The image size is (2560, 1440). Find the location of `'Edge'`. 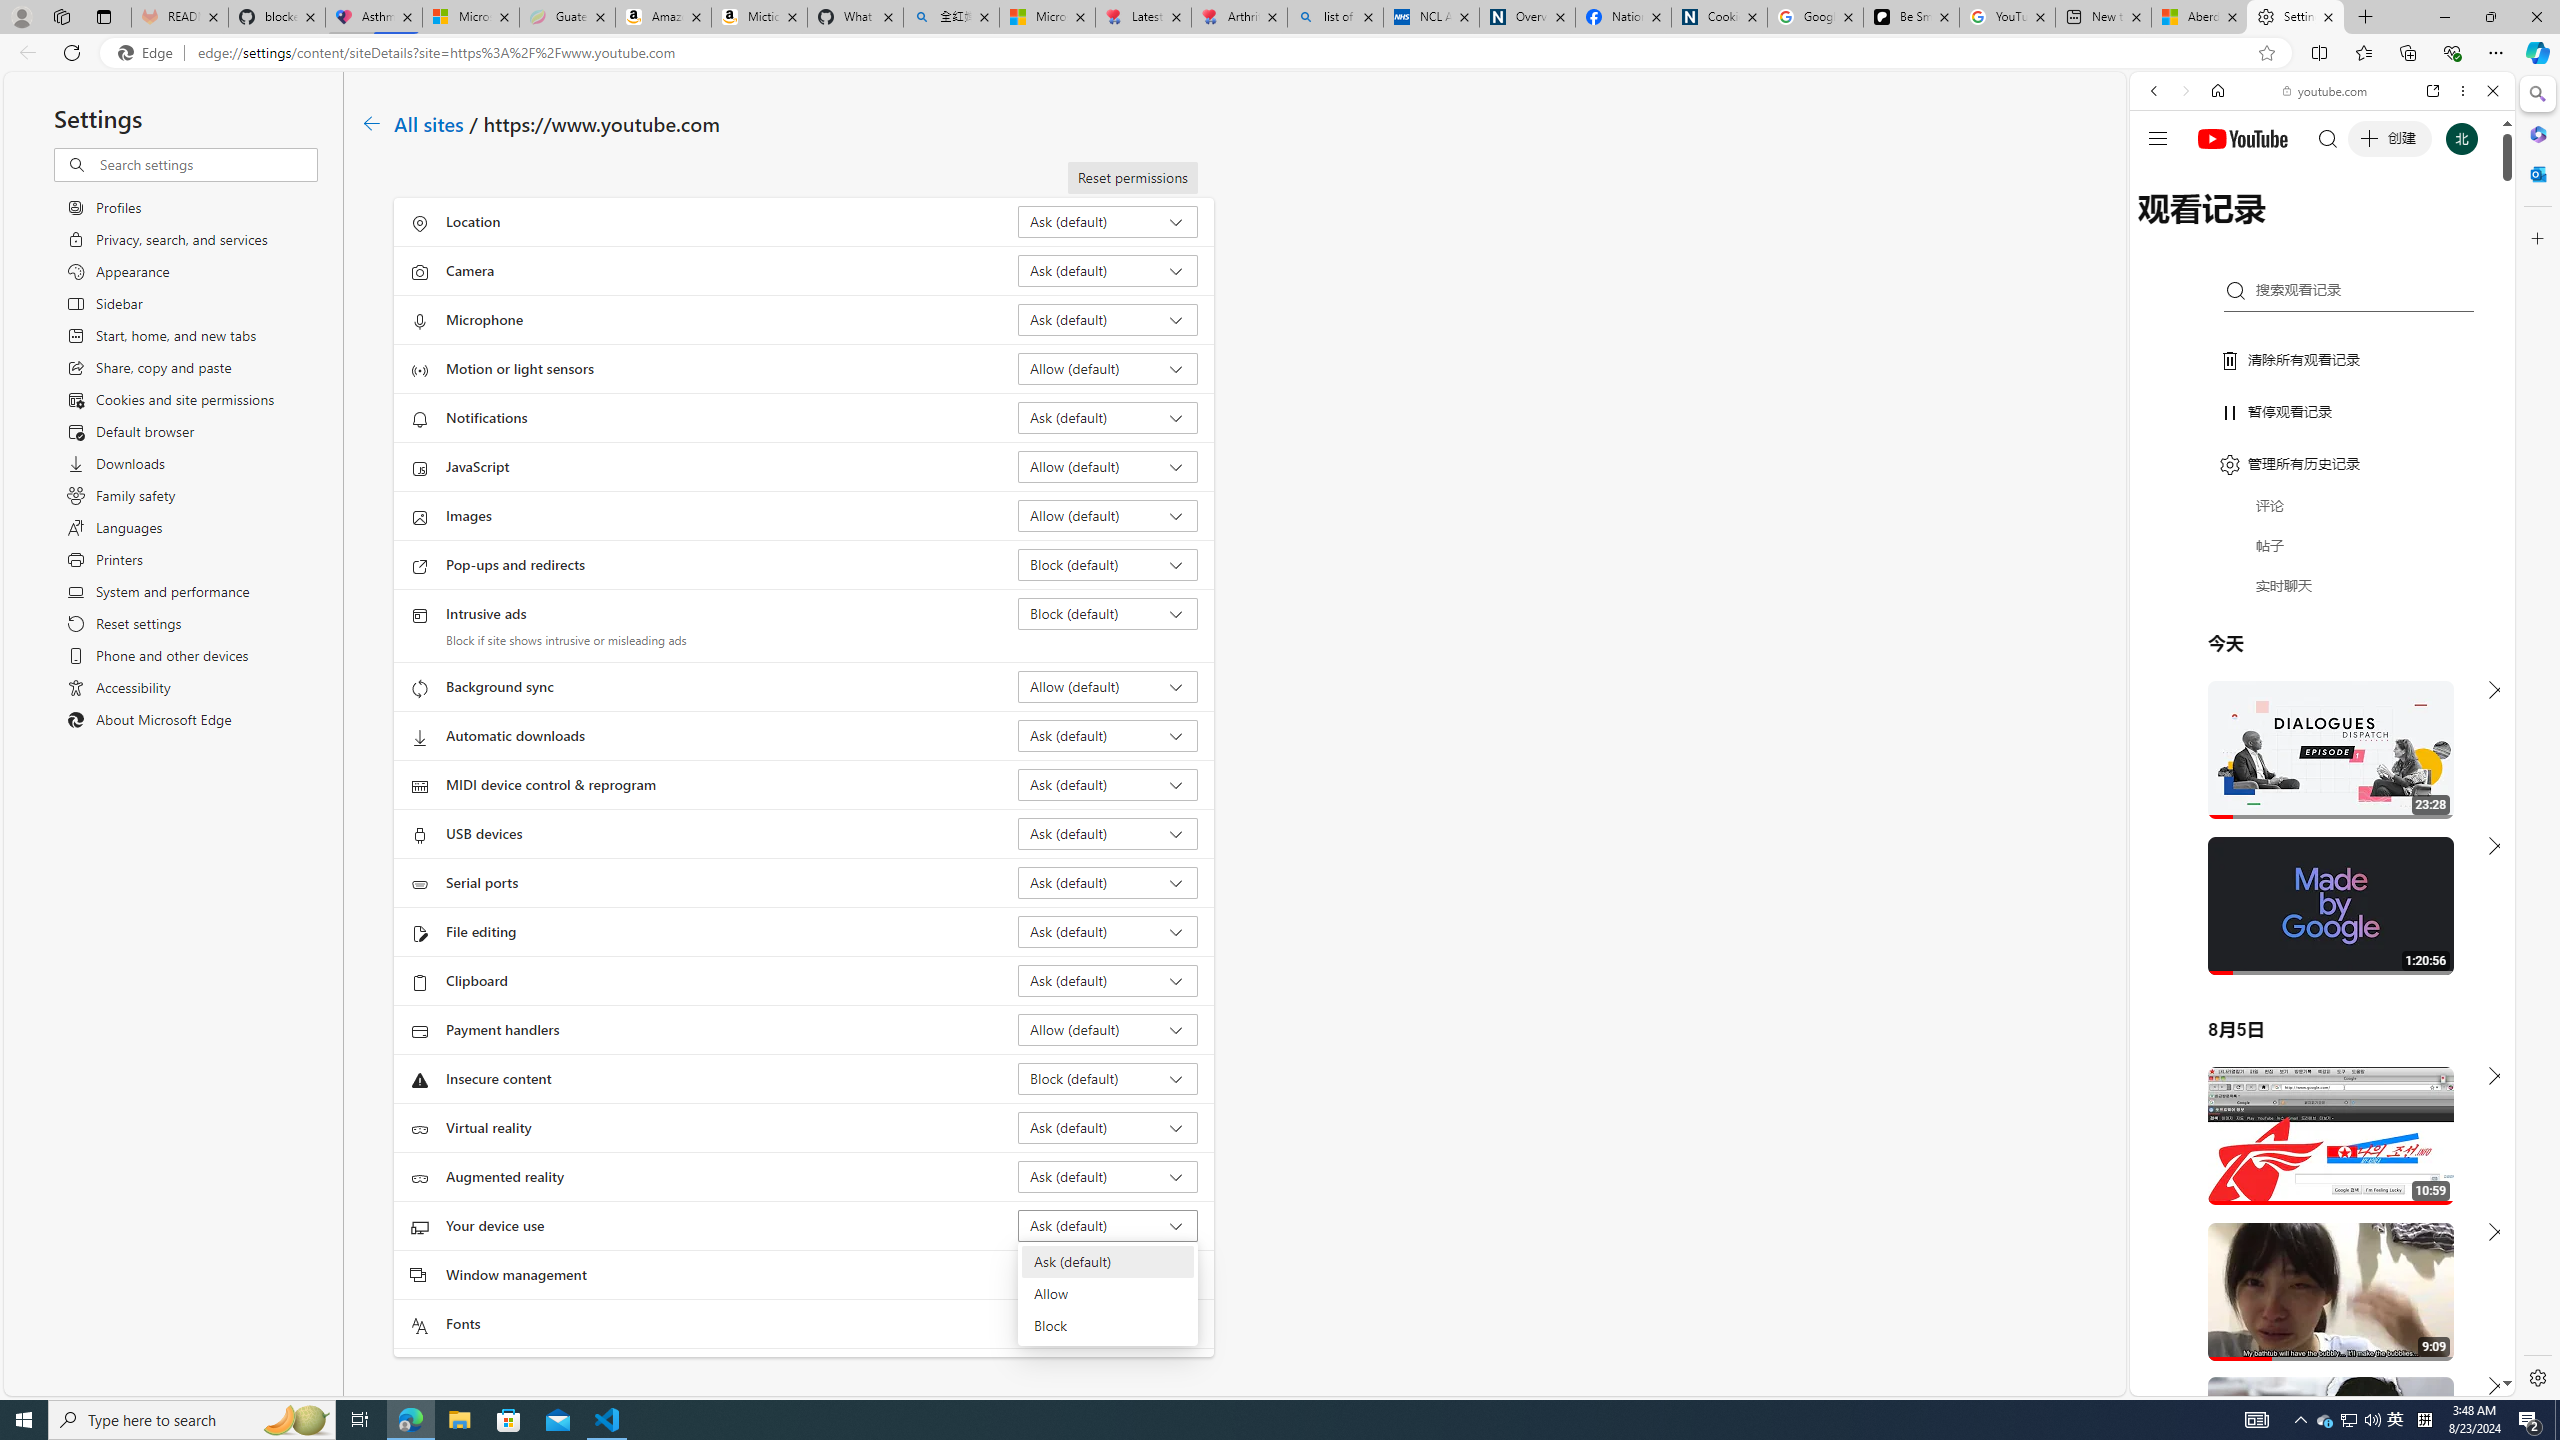

'Edge' is located at coordinates (148, 53).